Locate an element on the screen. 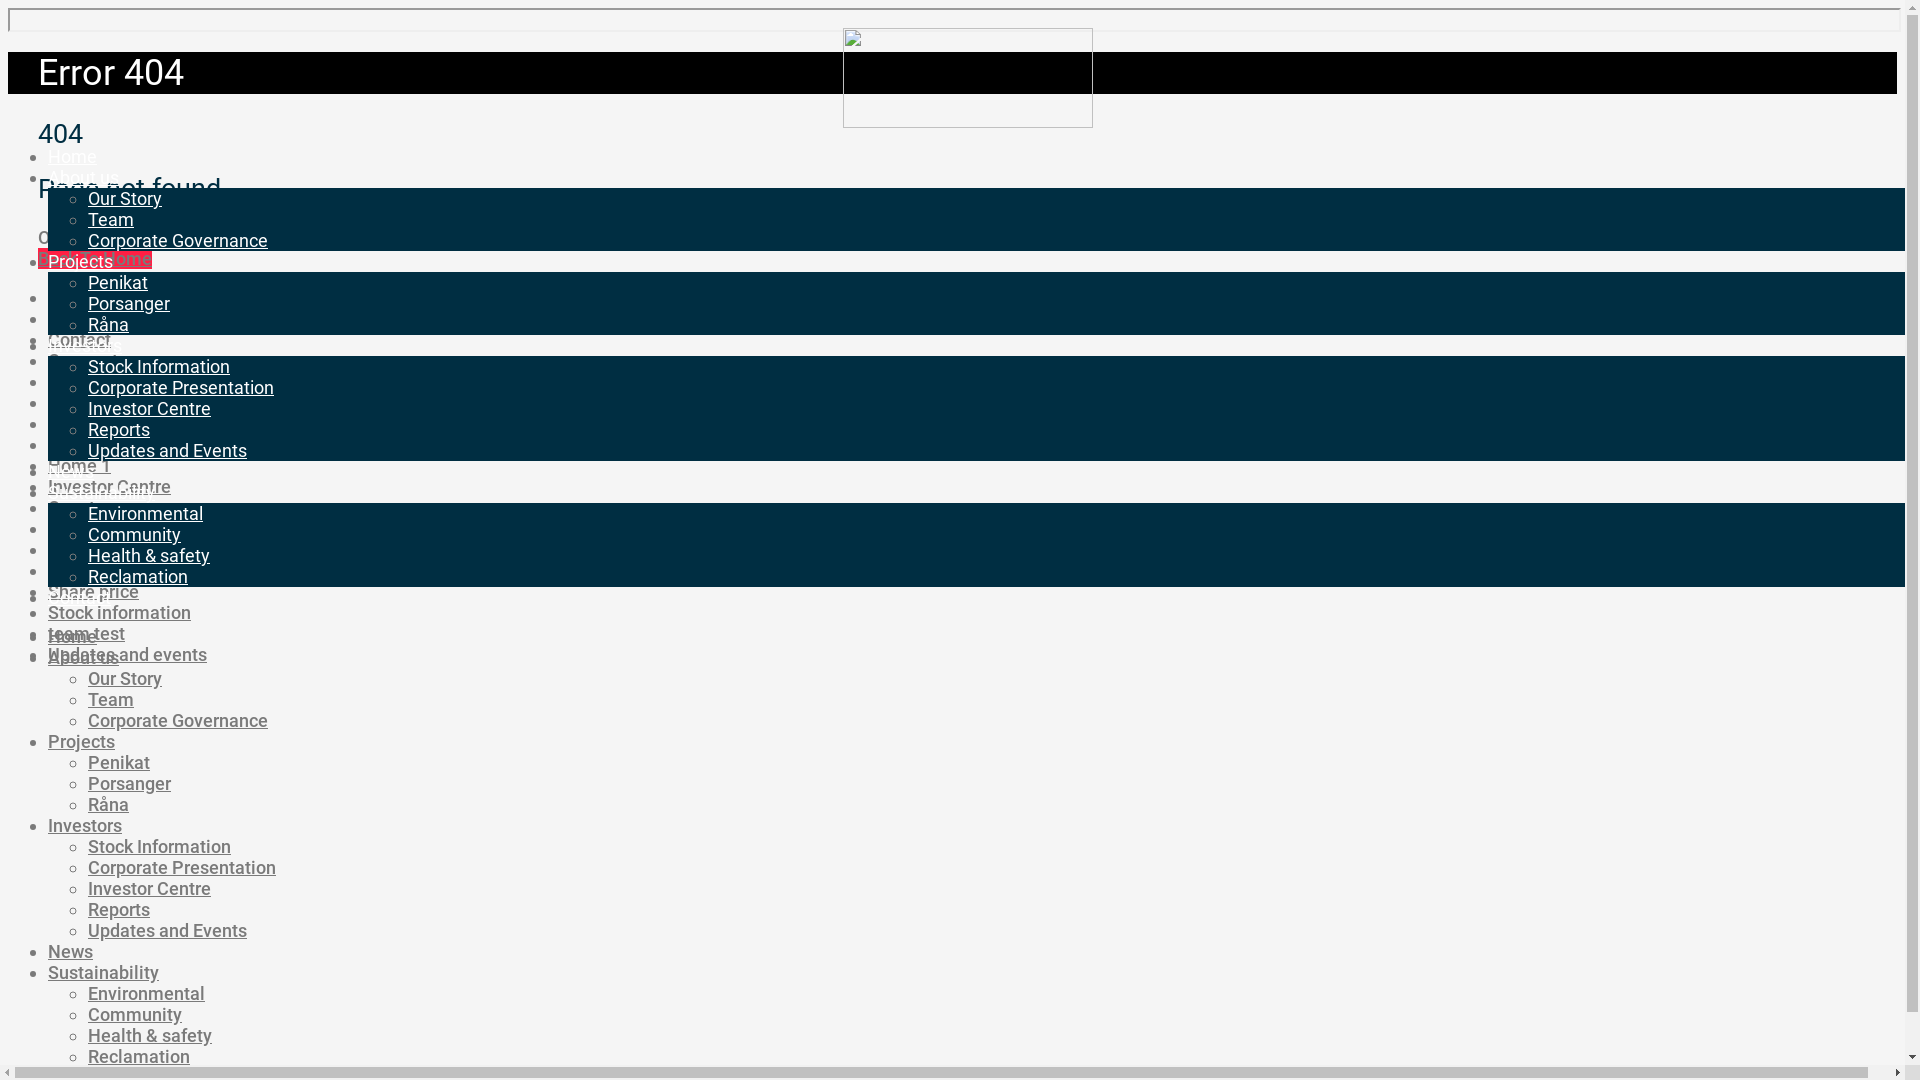 This screenshot has height=1080, width=1920. 'team test' is located at coordinates (85, 633).